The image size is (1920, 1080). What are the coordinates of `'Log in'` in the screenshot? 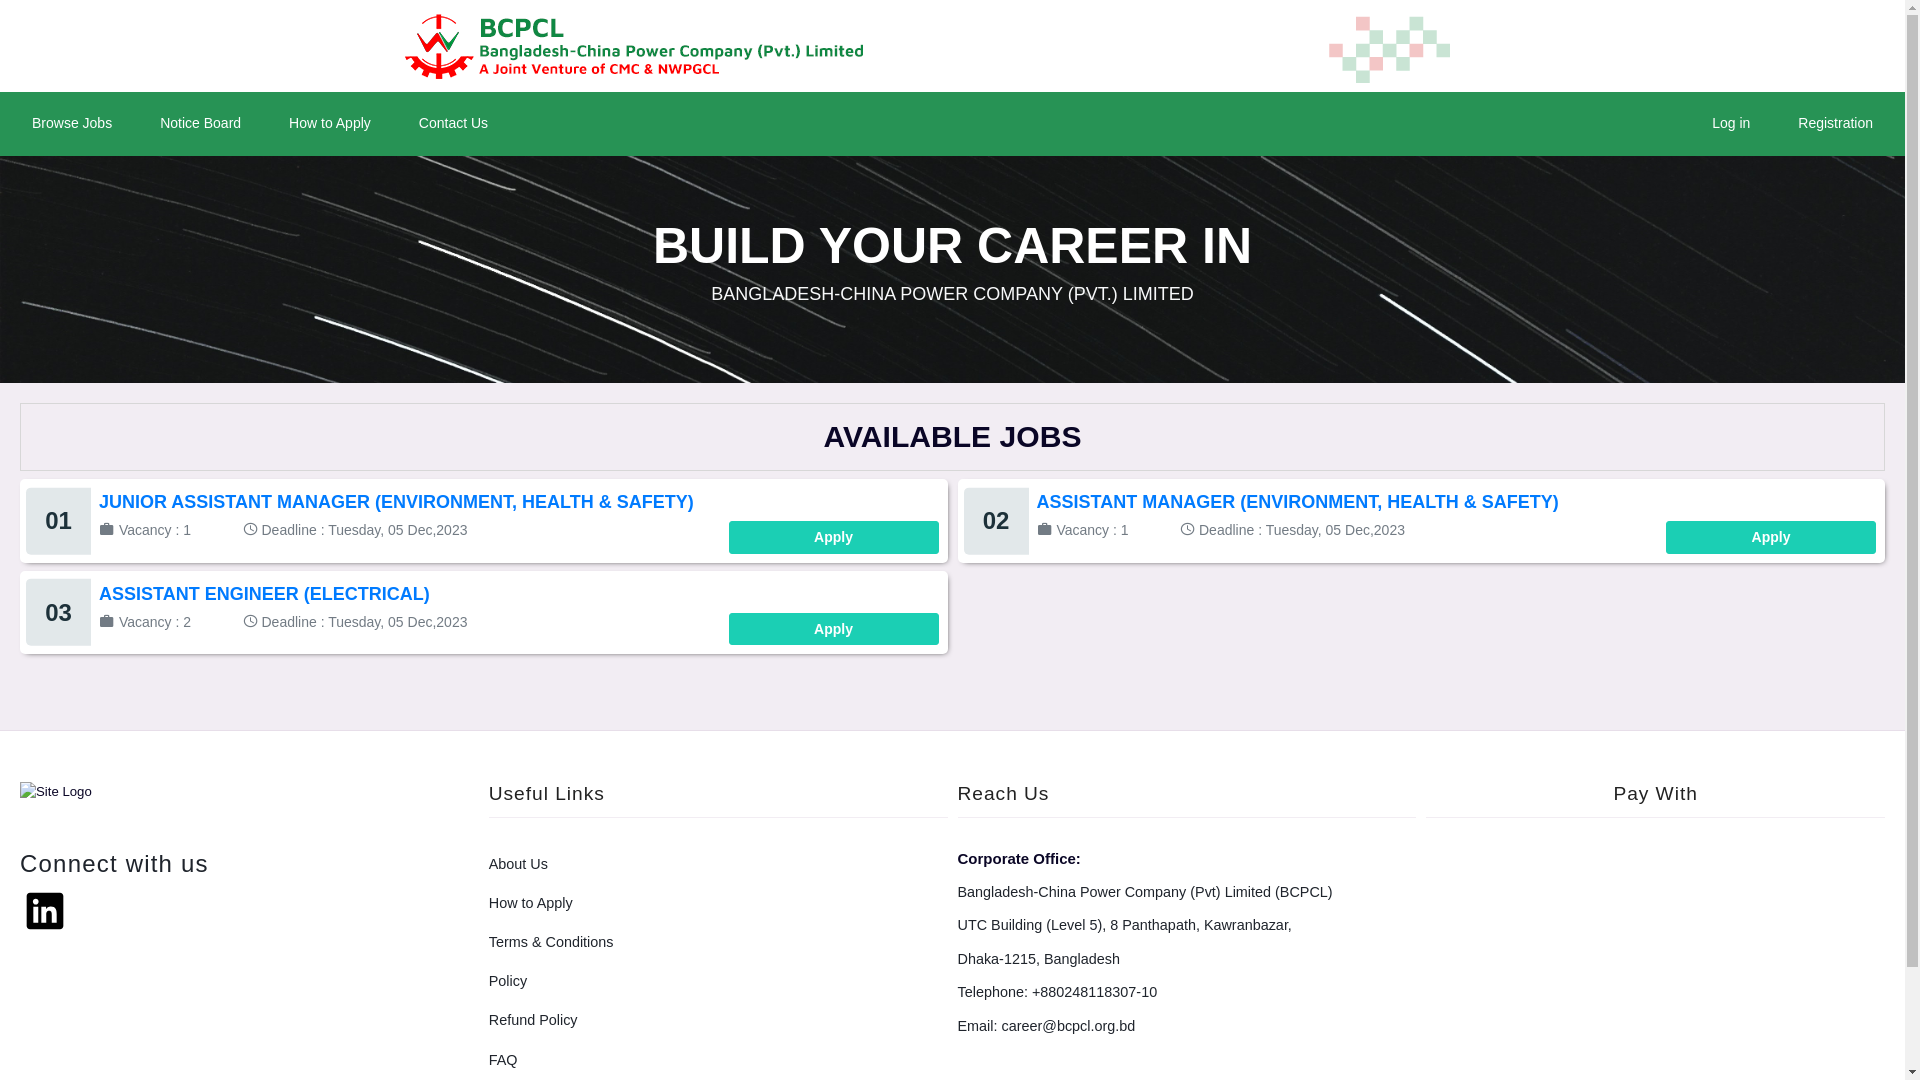 It's located at (1730, 123).